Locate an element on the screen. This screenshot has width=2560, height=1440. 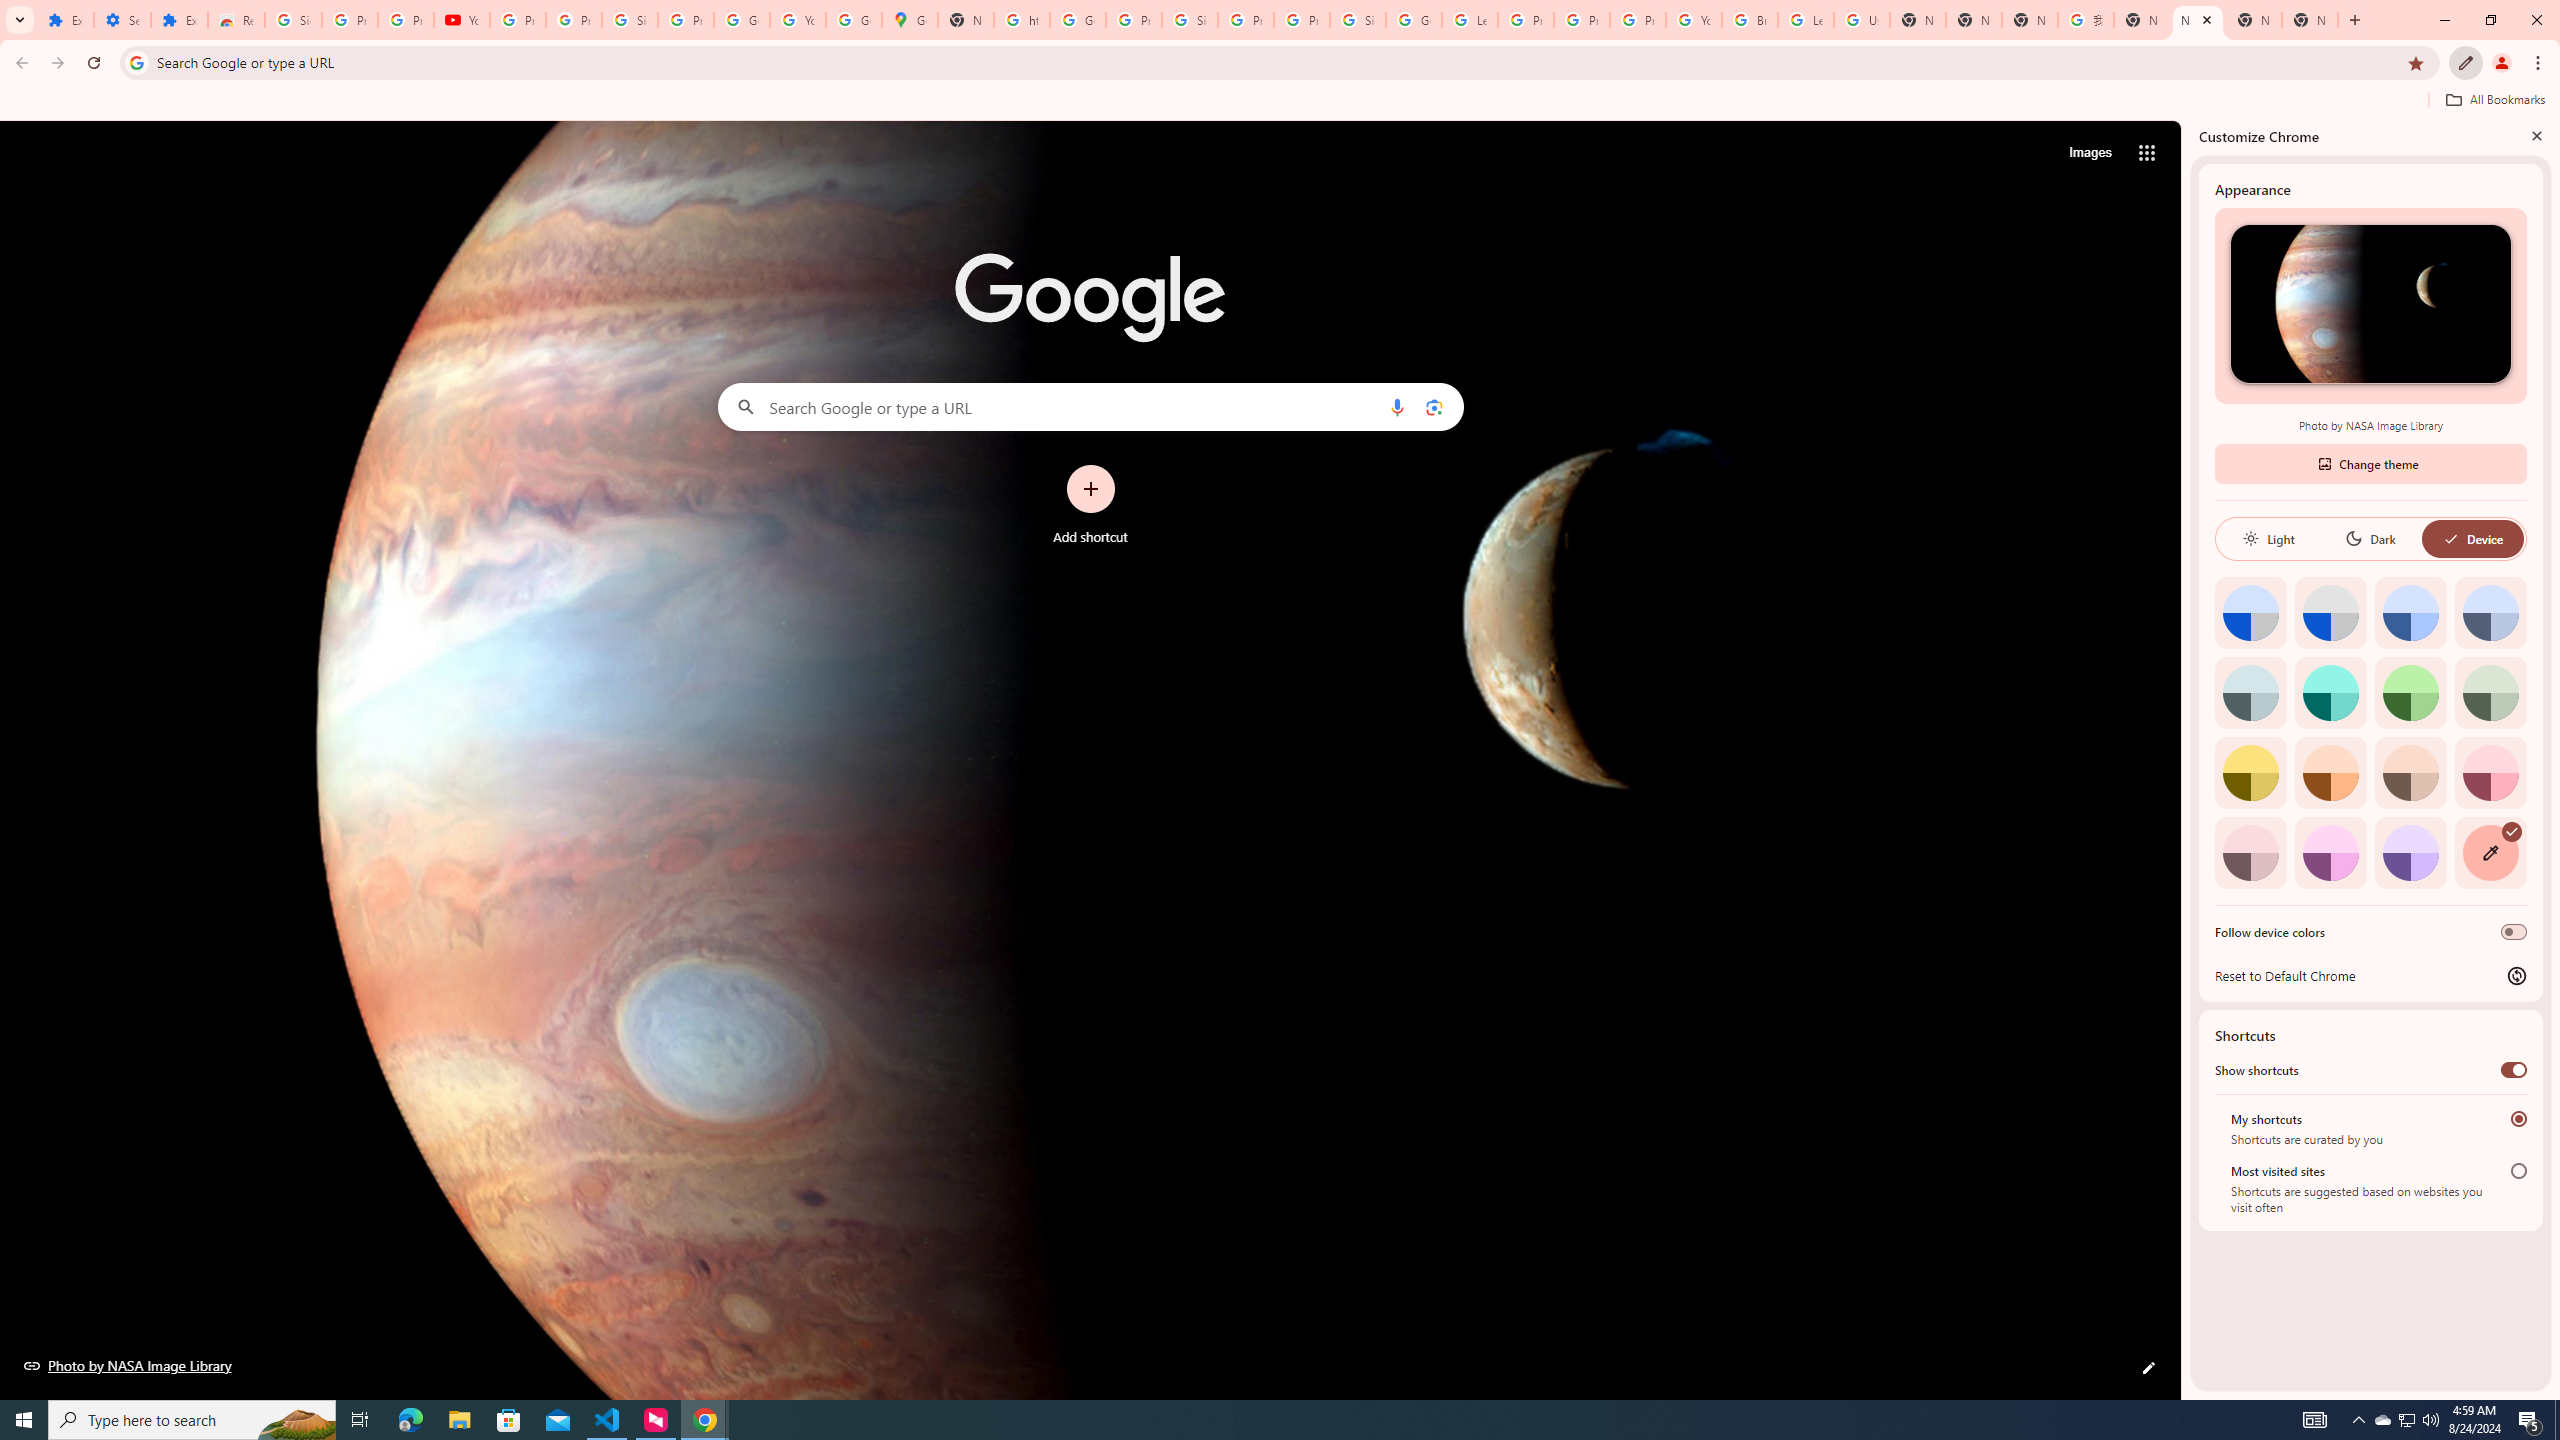
'Search for Images ' is located at coordinates (2090, 153).